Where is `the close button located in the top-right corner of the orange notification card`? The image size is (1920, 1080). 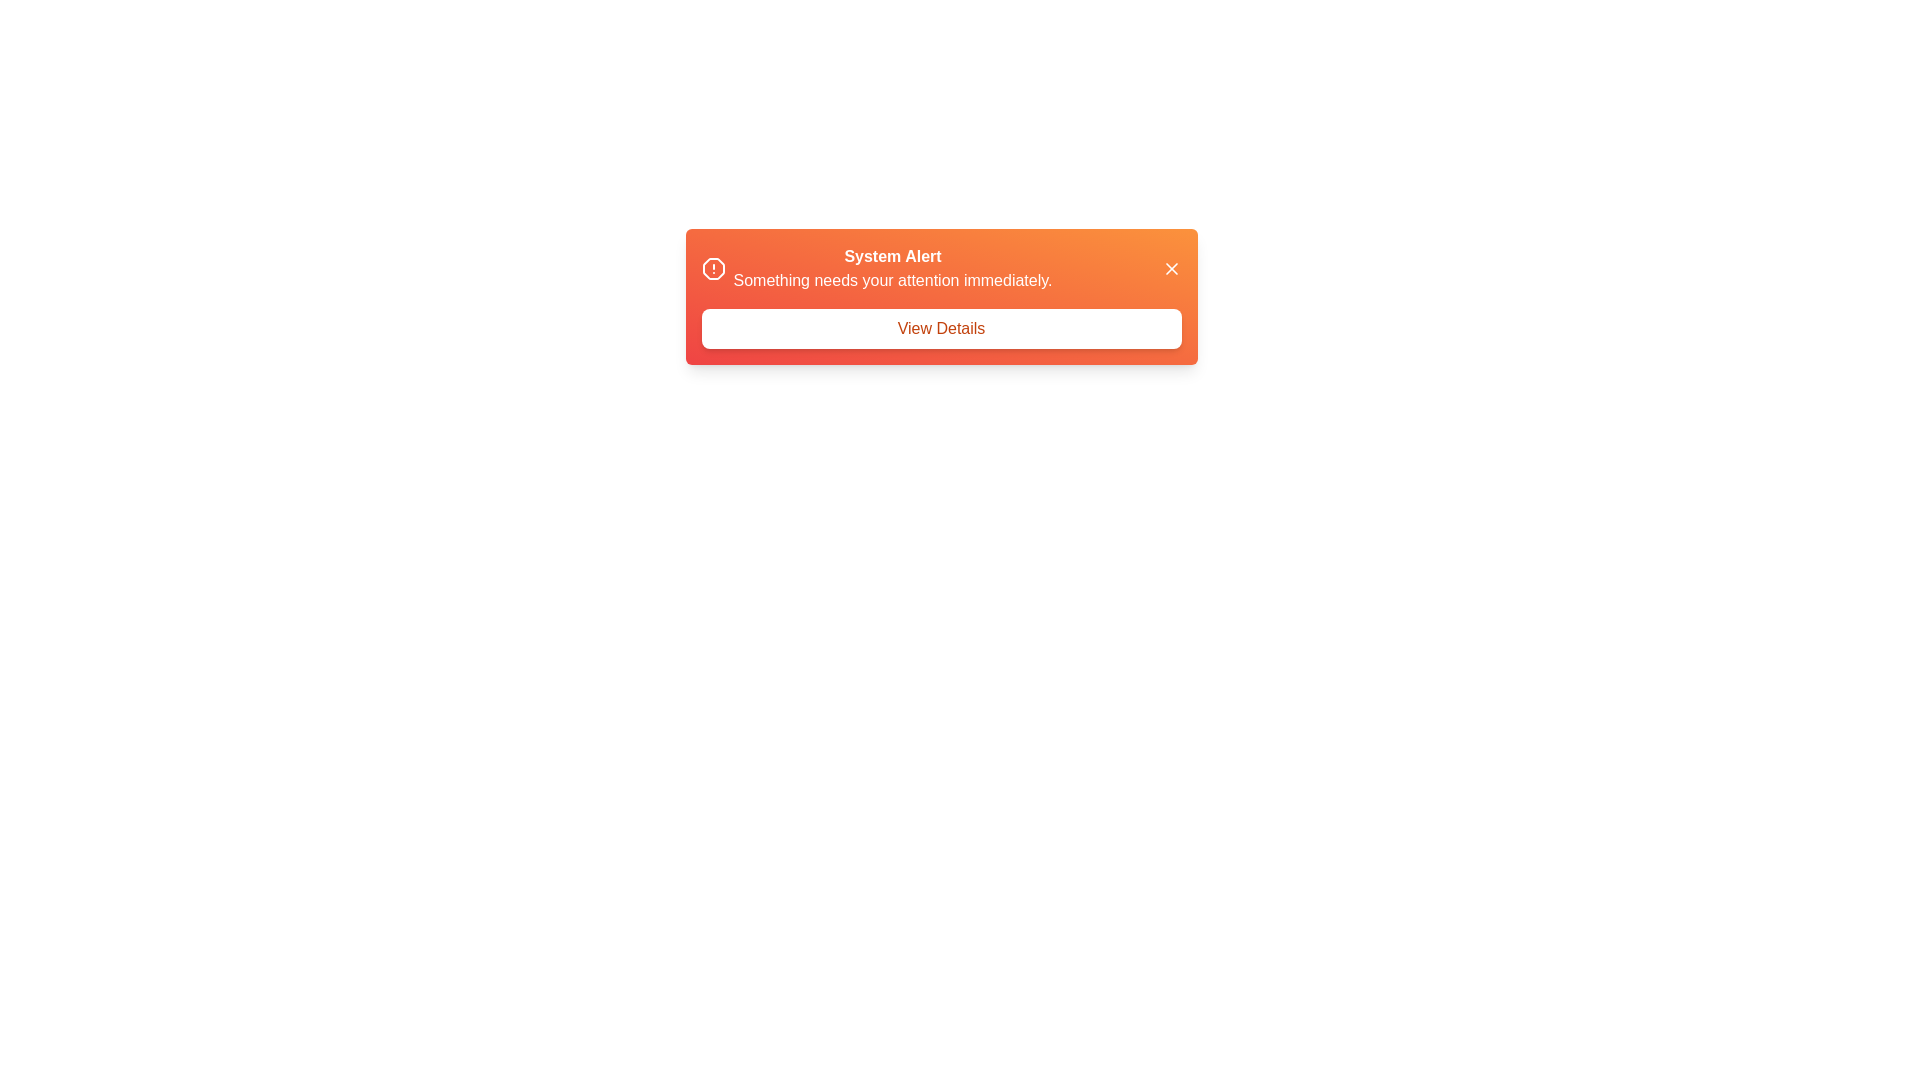 the close button located in the top-right corner of the orange notification card is located at coordinates (1171, 268).